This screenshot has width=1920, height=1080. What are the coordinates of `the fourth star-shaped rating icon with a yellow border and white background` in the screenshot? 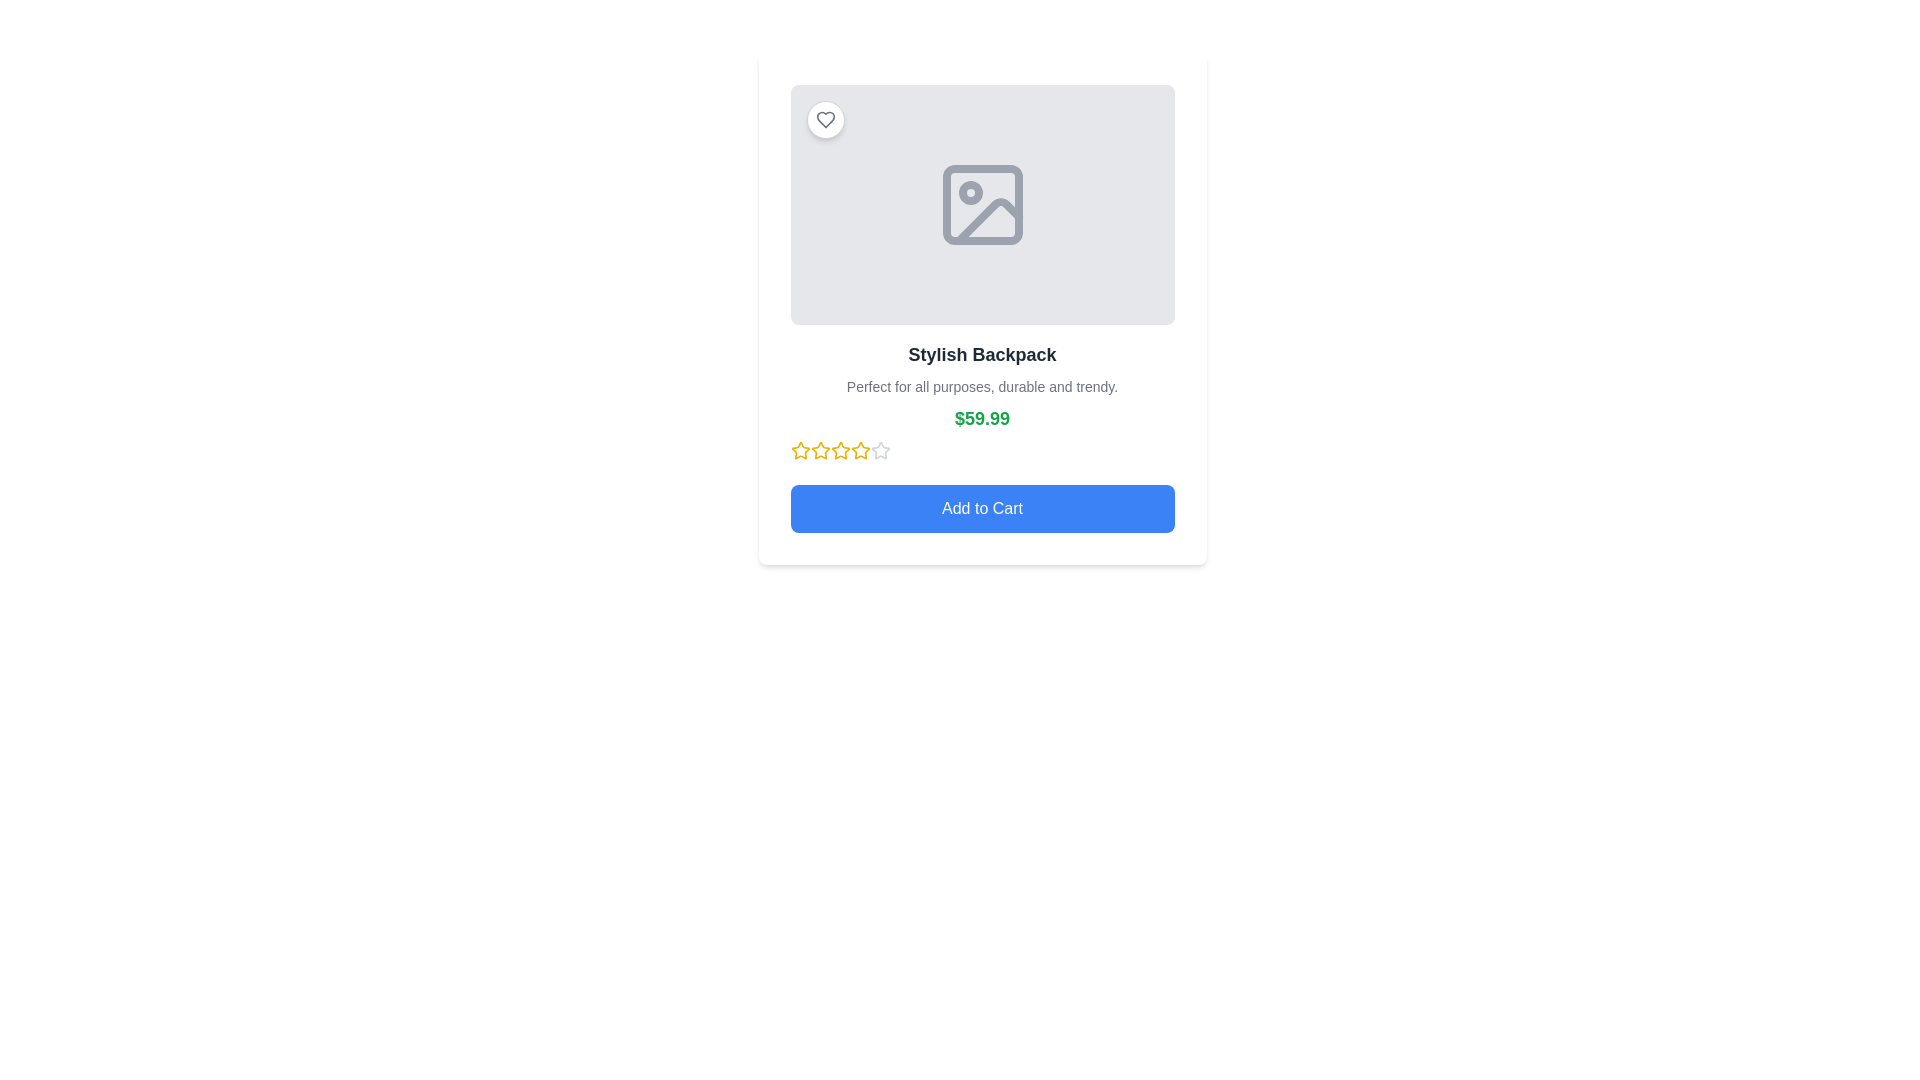 It's located at (840, 451).